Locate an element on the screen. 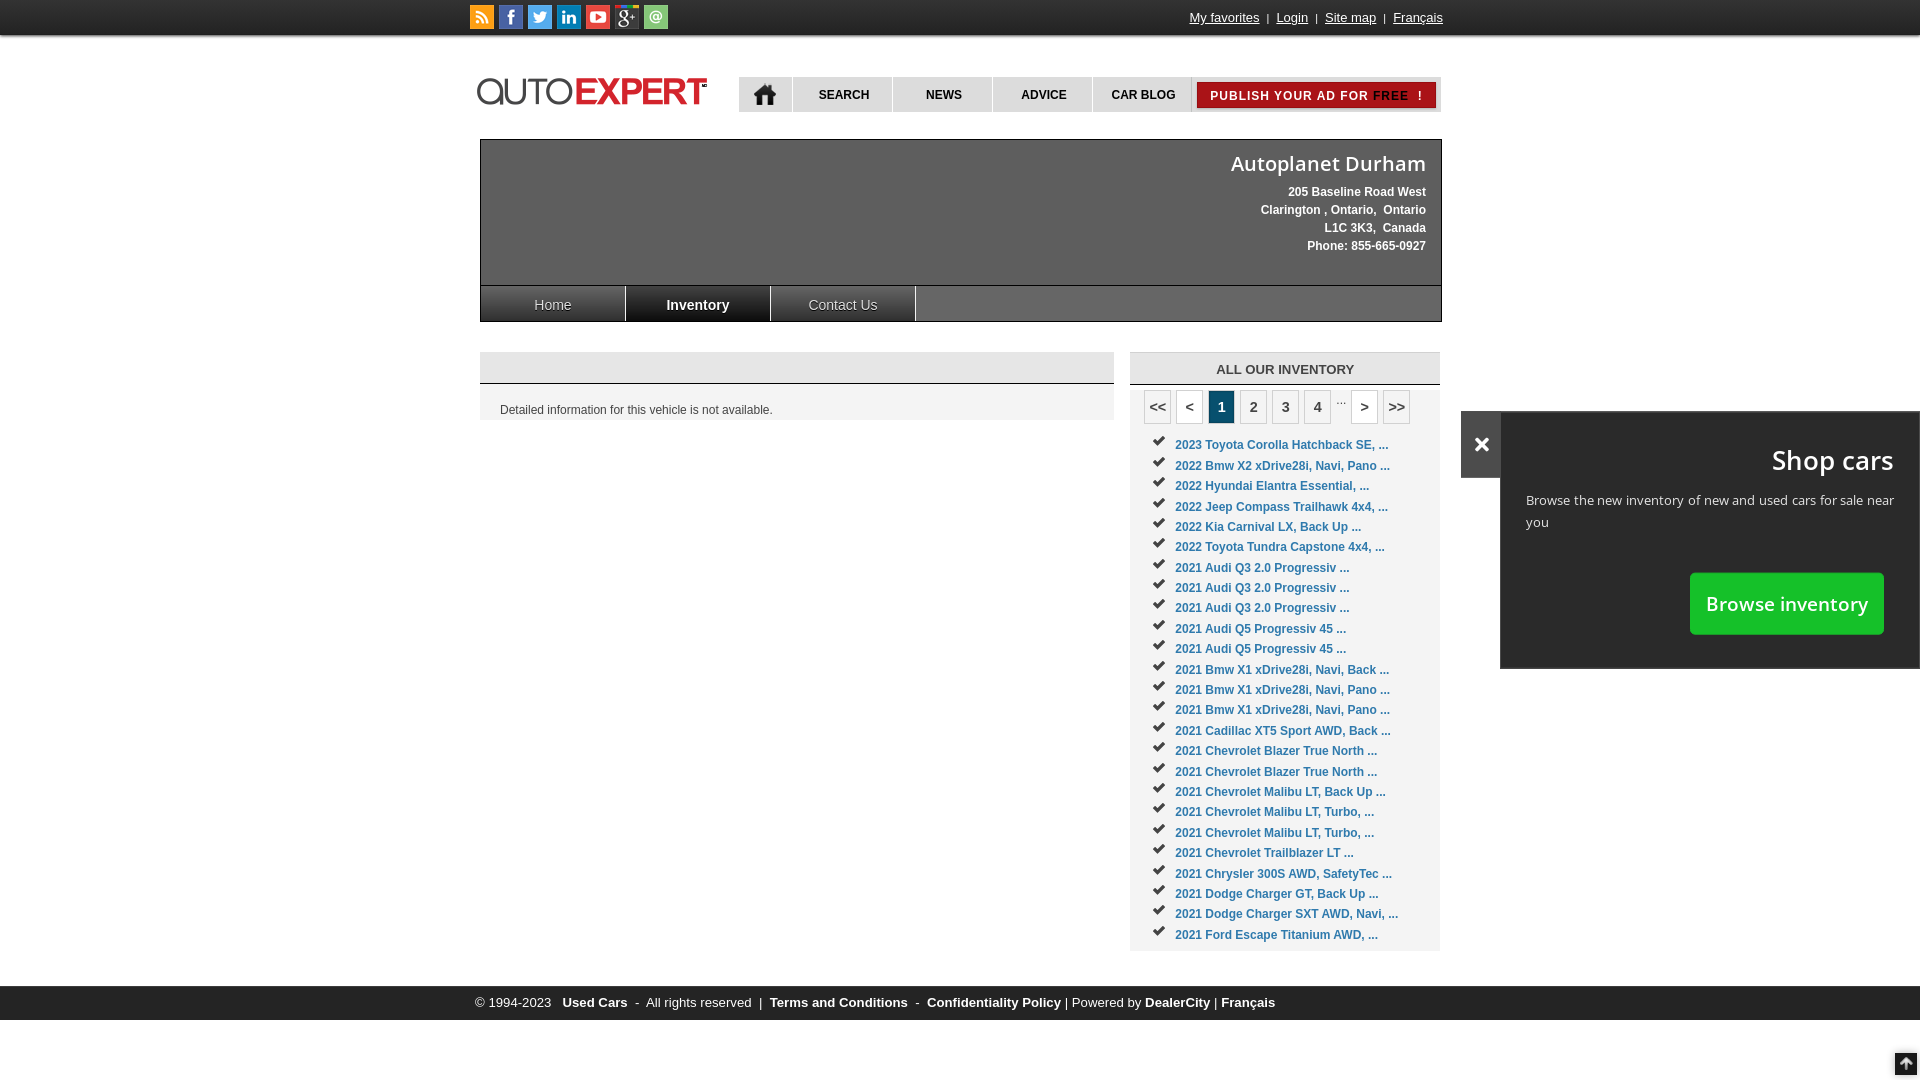  'Follow car news on autoExpert.ca' is located at coordinates (481, 24).